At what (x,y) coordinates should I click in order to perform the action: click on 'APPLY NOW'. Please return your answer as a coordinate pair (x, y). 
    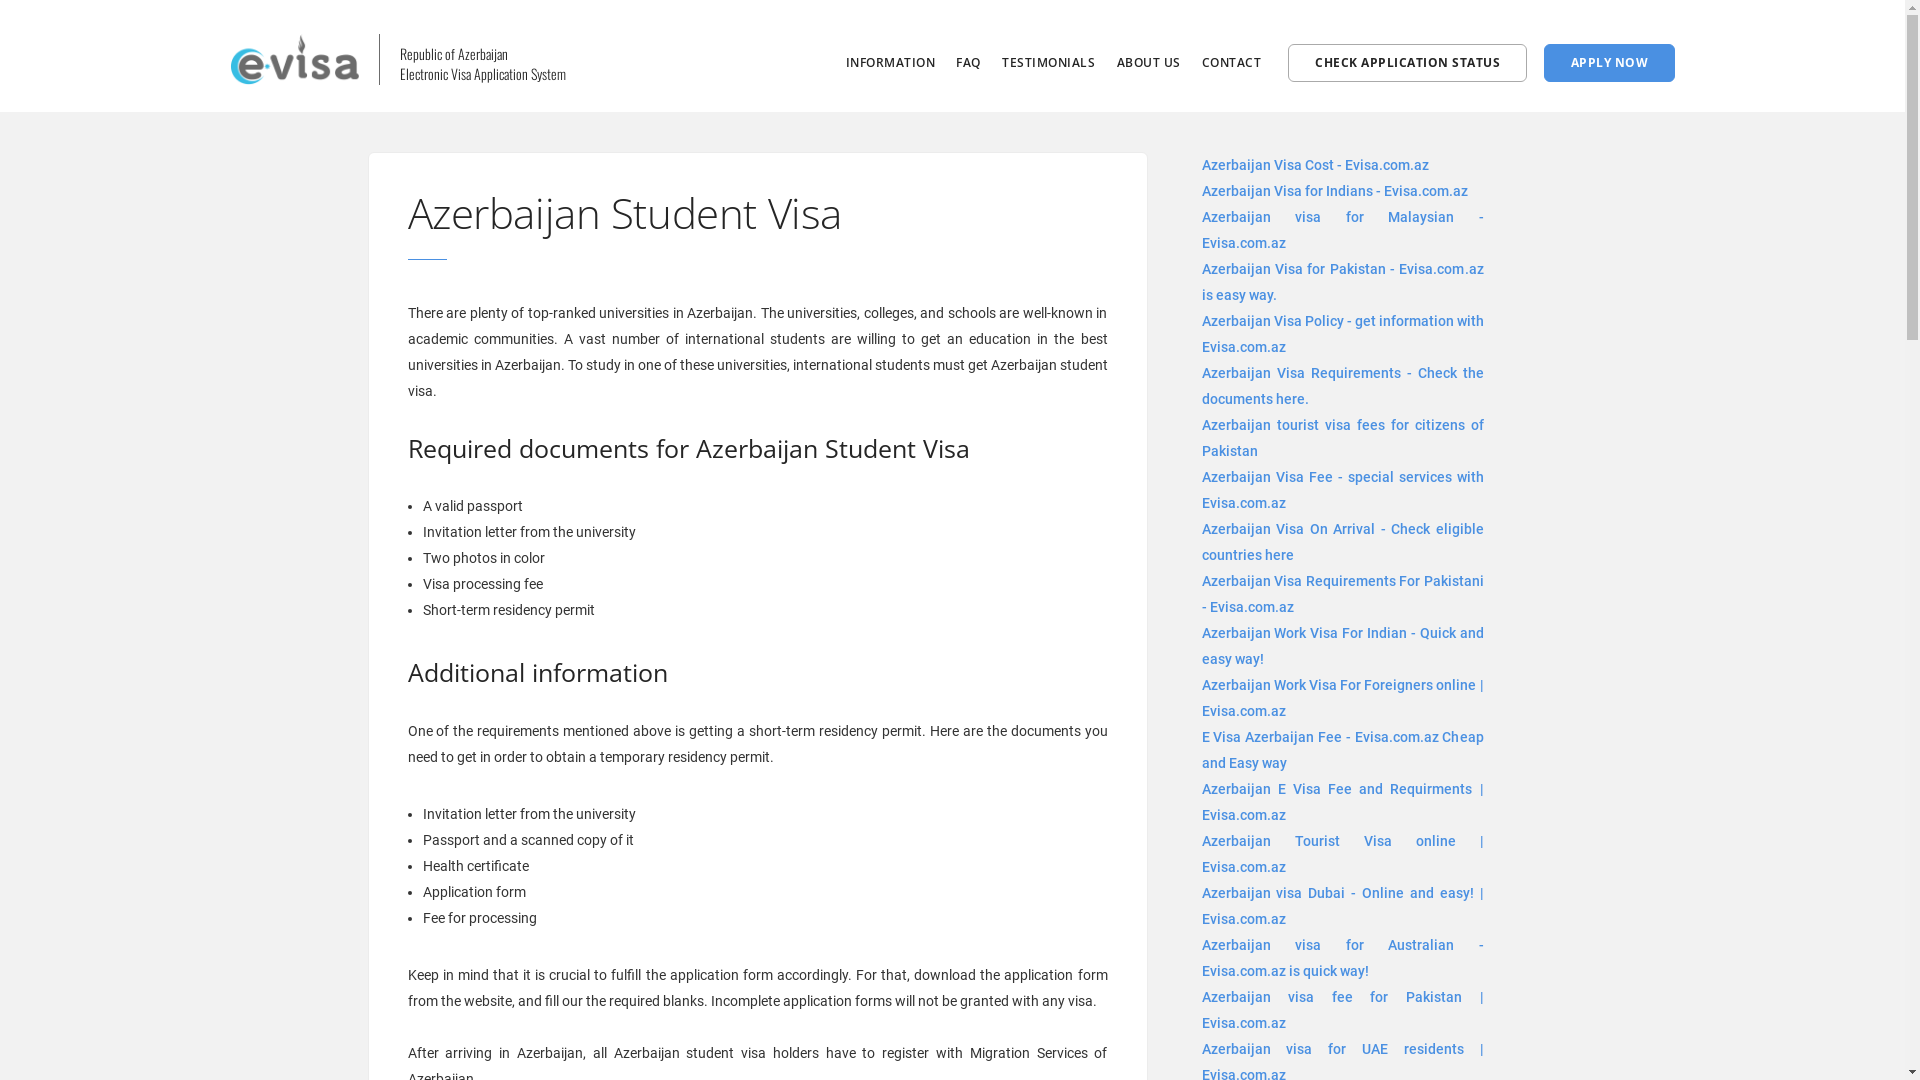
    Looking at the image, I should click on (1609, 61).